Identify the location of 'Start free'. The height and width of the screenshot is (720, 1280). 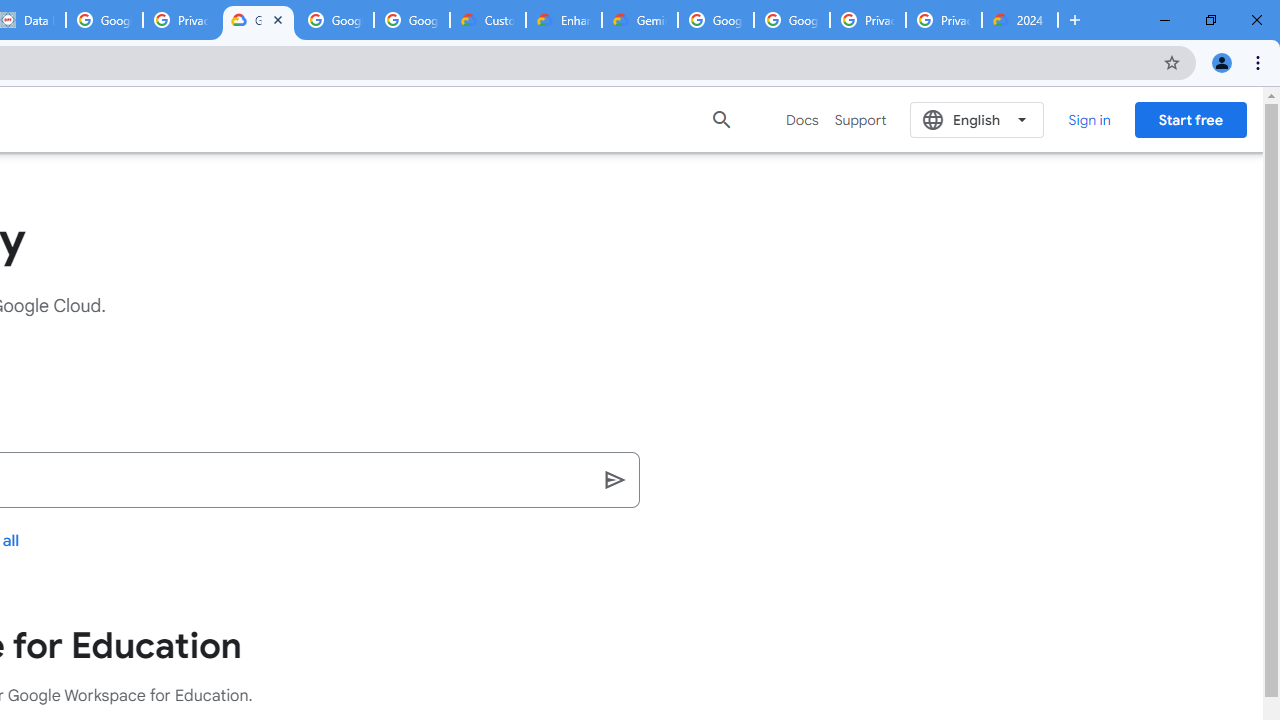
(1190, 119).